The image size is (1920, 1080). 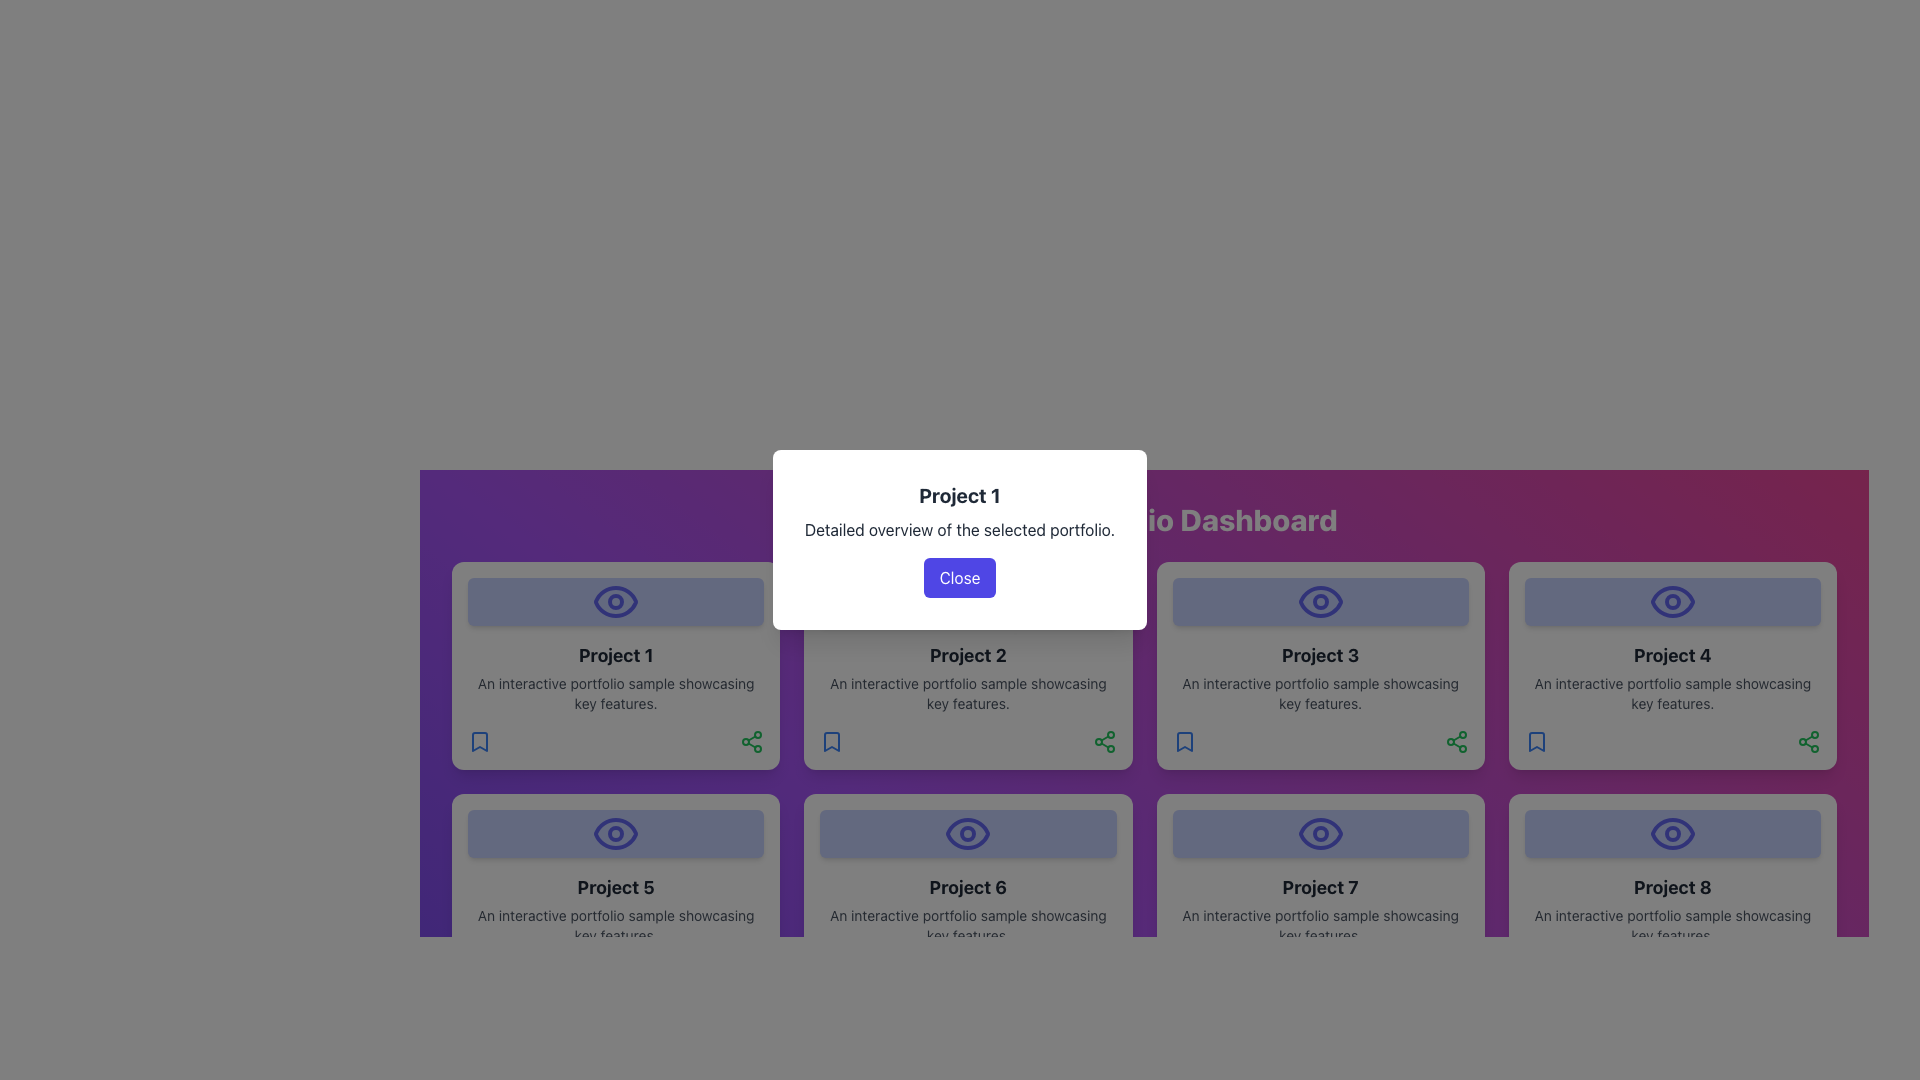 What do you see at coordinates (1103, 741) in the screenshot?
I see `the green sharing icon located in the bottom-right corner of the card labeled Project 2` at bounding box center [1103, 741].